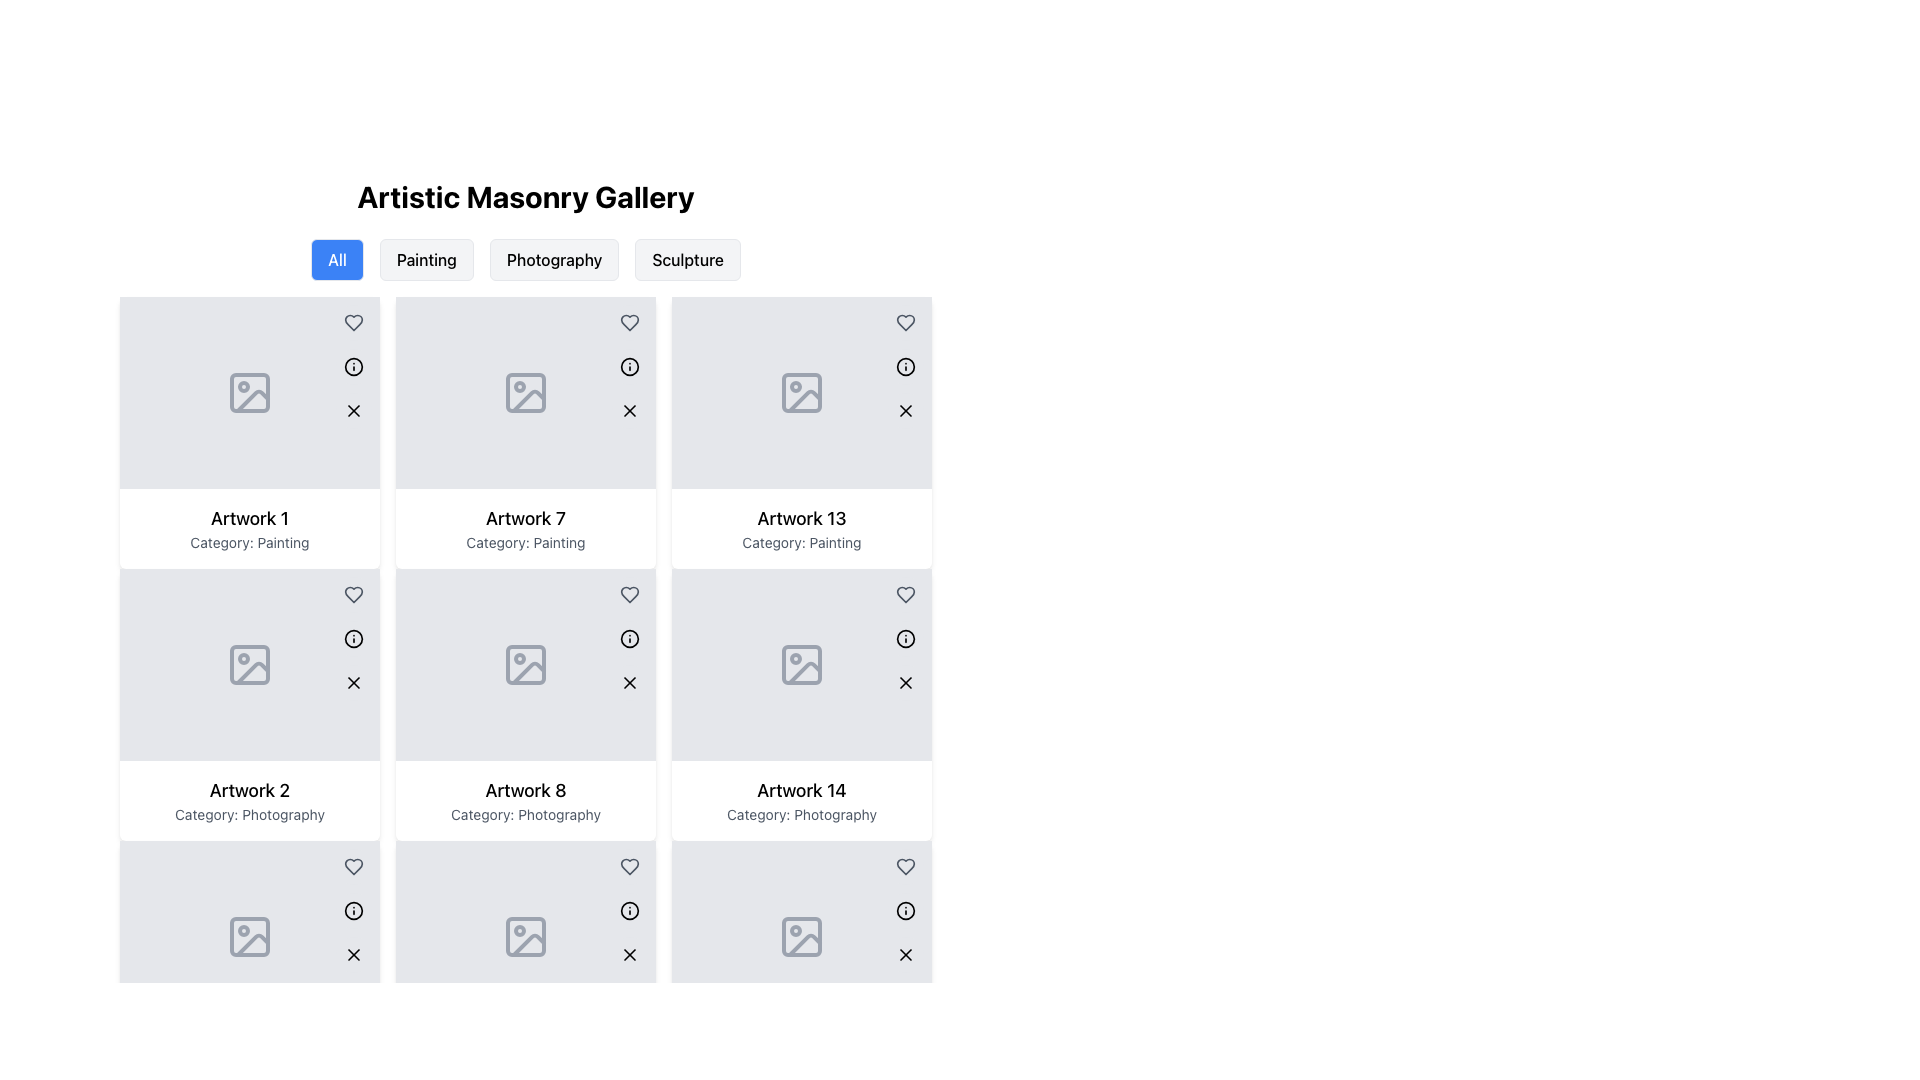 Image resolution: width=1920 pixels, height=1080 pixels. Describe the element at coordinates (248, 664) in the screenshot. I see `the icon representing an image in the gallery, specifically located in the second item of the first column in the masonry layout under the card labeled 'Artwork 2'` at that location.